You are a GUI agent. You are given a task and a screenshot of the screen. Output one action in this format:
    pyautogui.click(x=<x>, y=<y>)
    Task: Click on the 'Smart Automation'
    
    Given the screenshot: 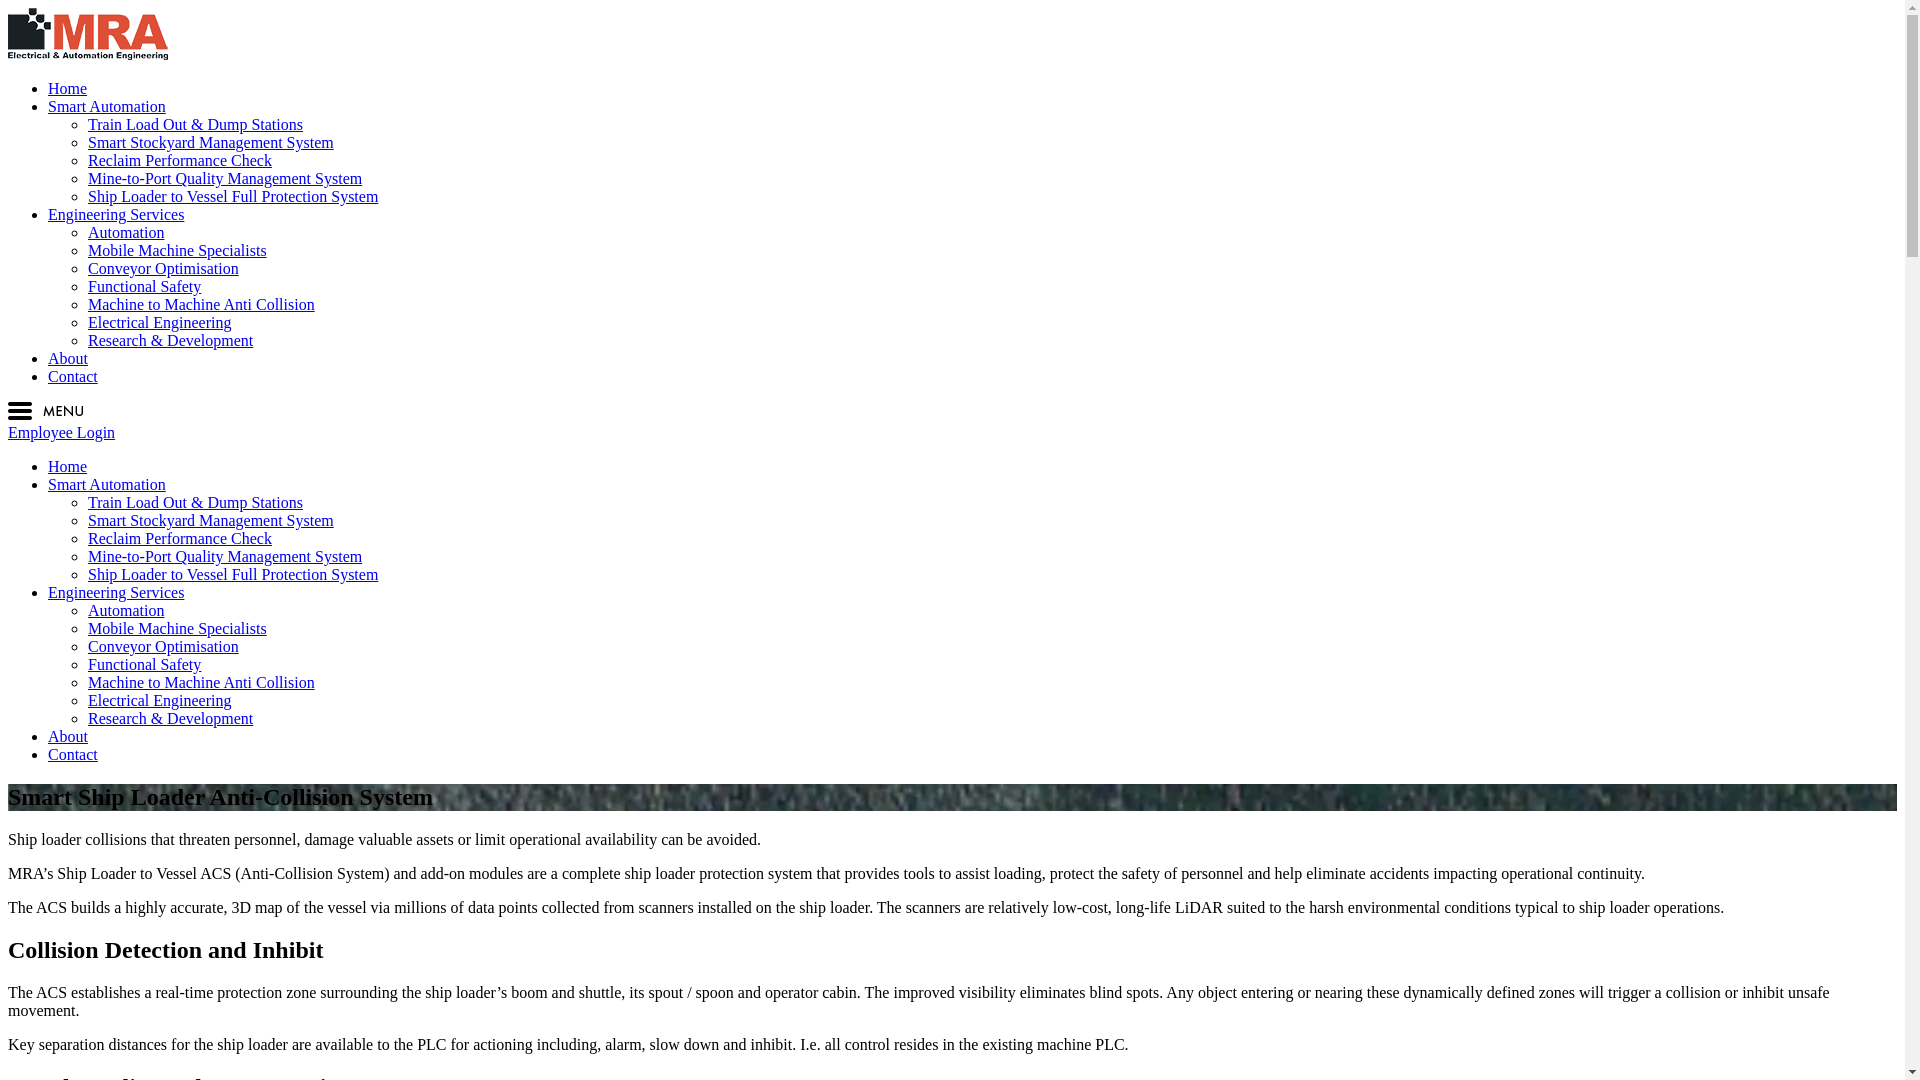 What is the action you would take?
    pyautogui.click(x=48, y=484)
    